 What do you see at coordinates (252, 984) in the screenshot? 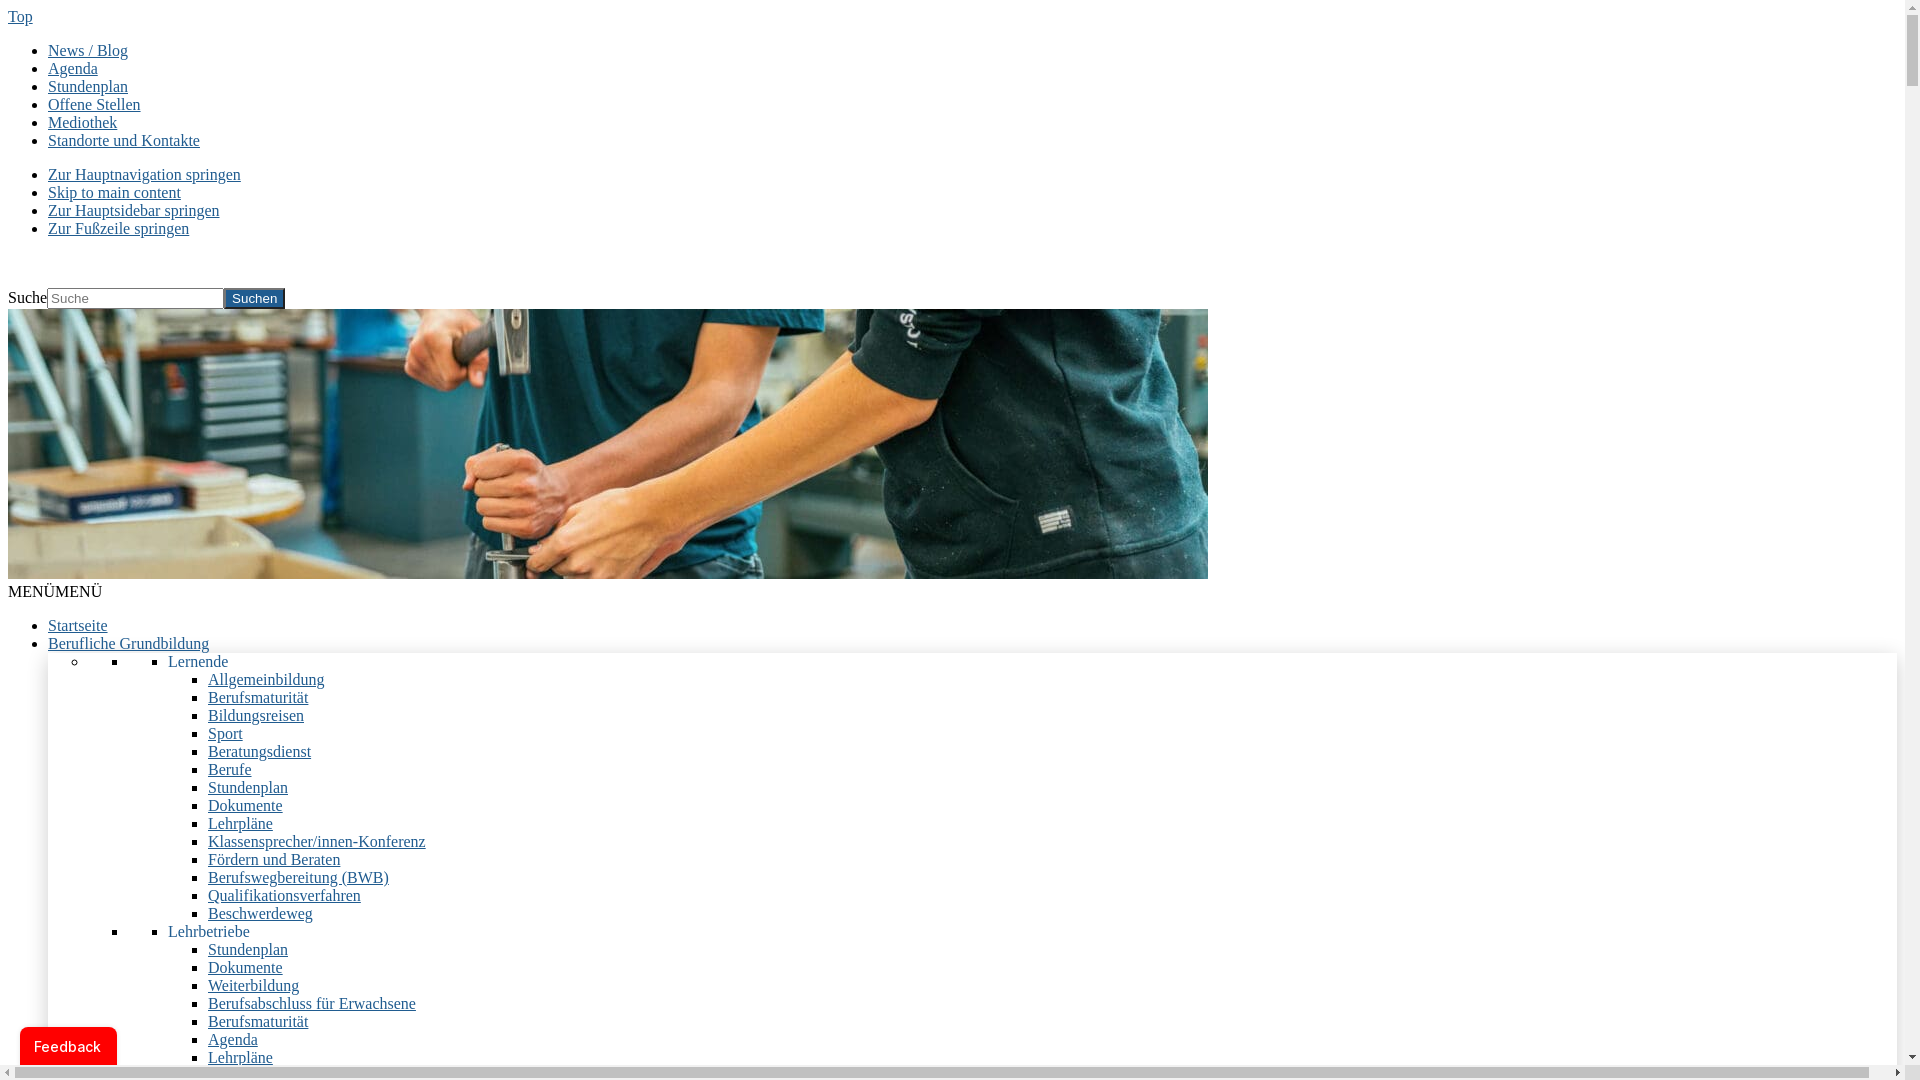
I see `'Weiterbildung'` at bounding box center [252, 984].